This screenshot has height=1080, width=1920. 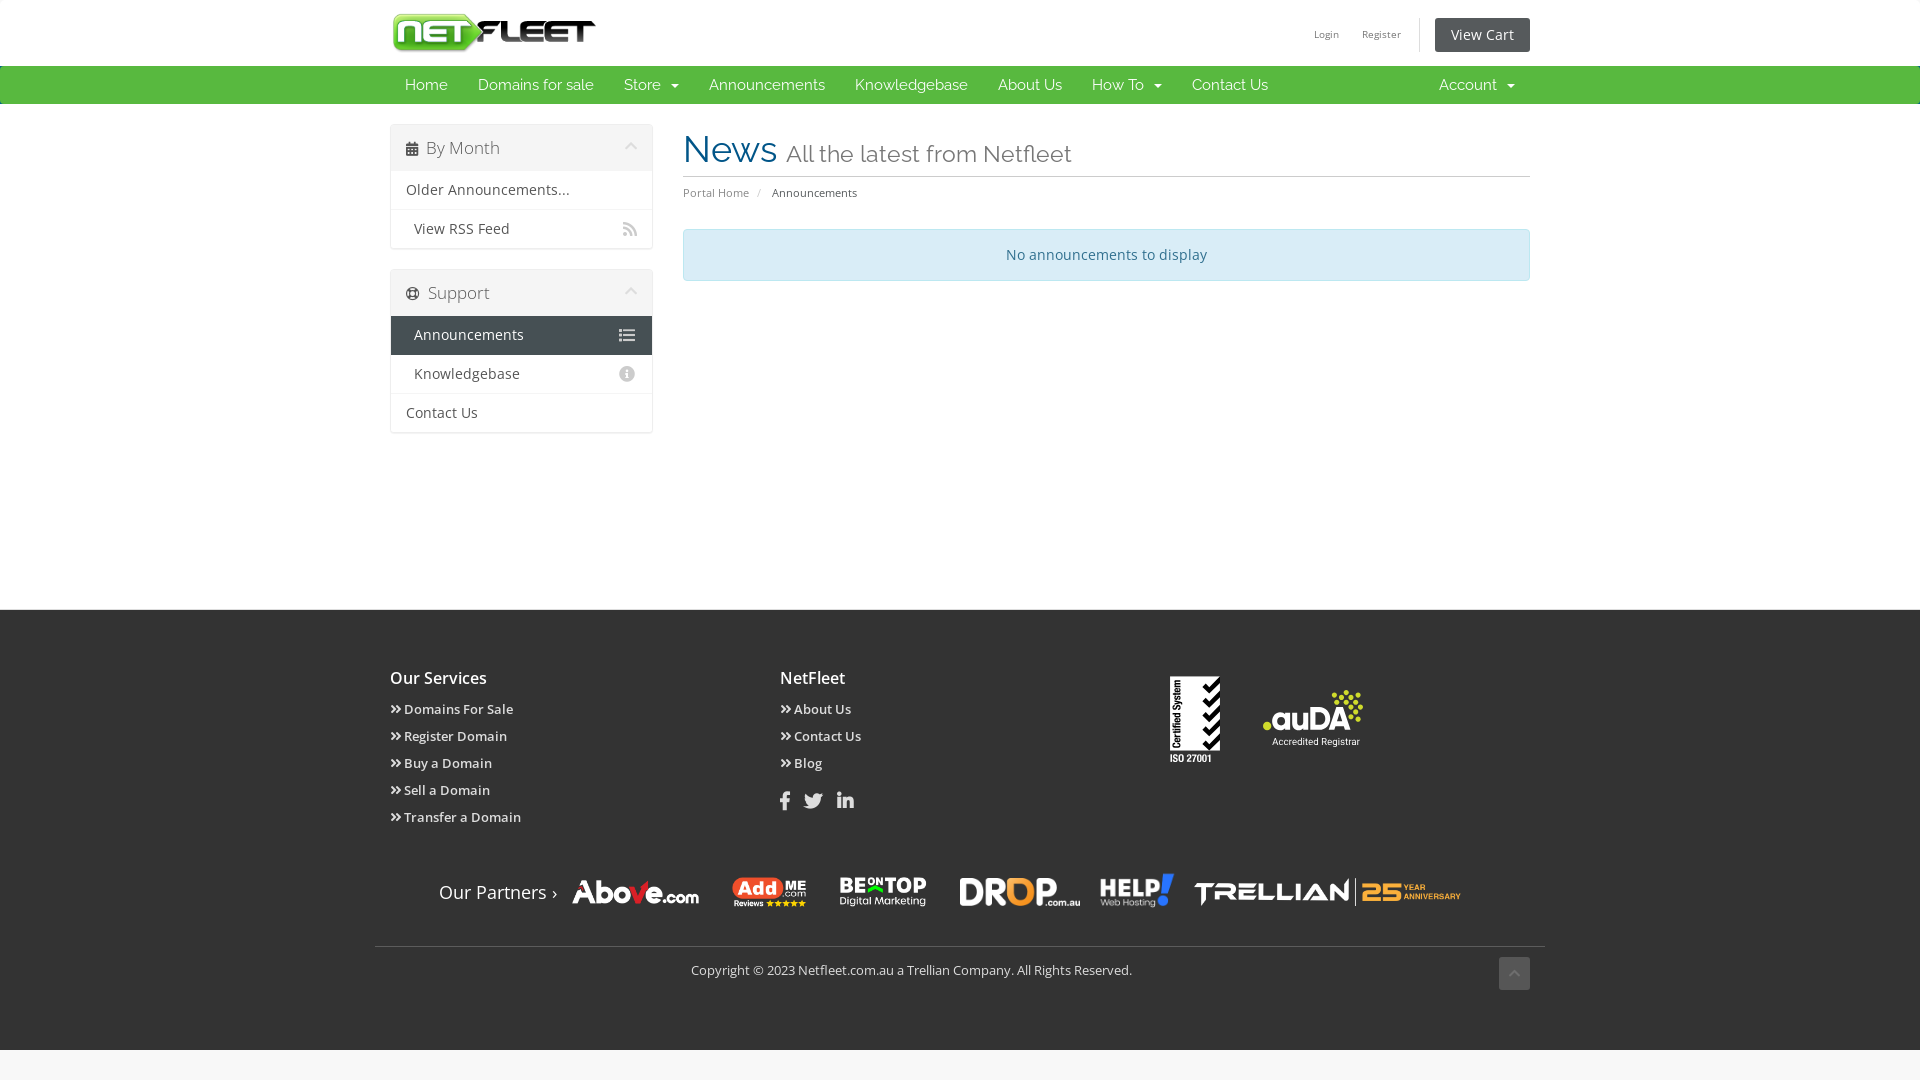 What do you see at coordinates (1127, 83) in the screenshot?
I see `'How To  '` at bounding box center [1127, 83].